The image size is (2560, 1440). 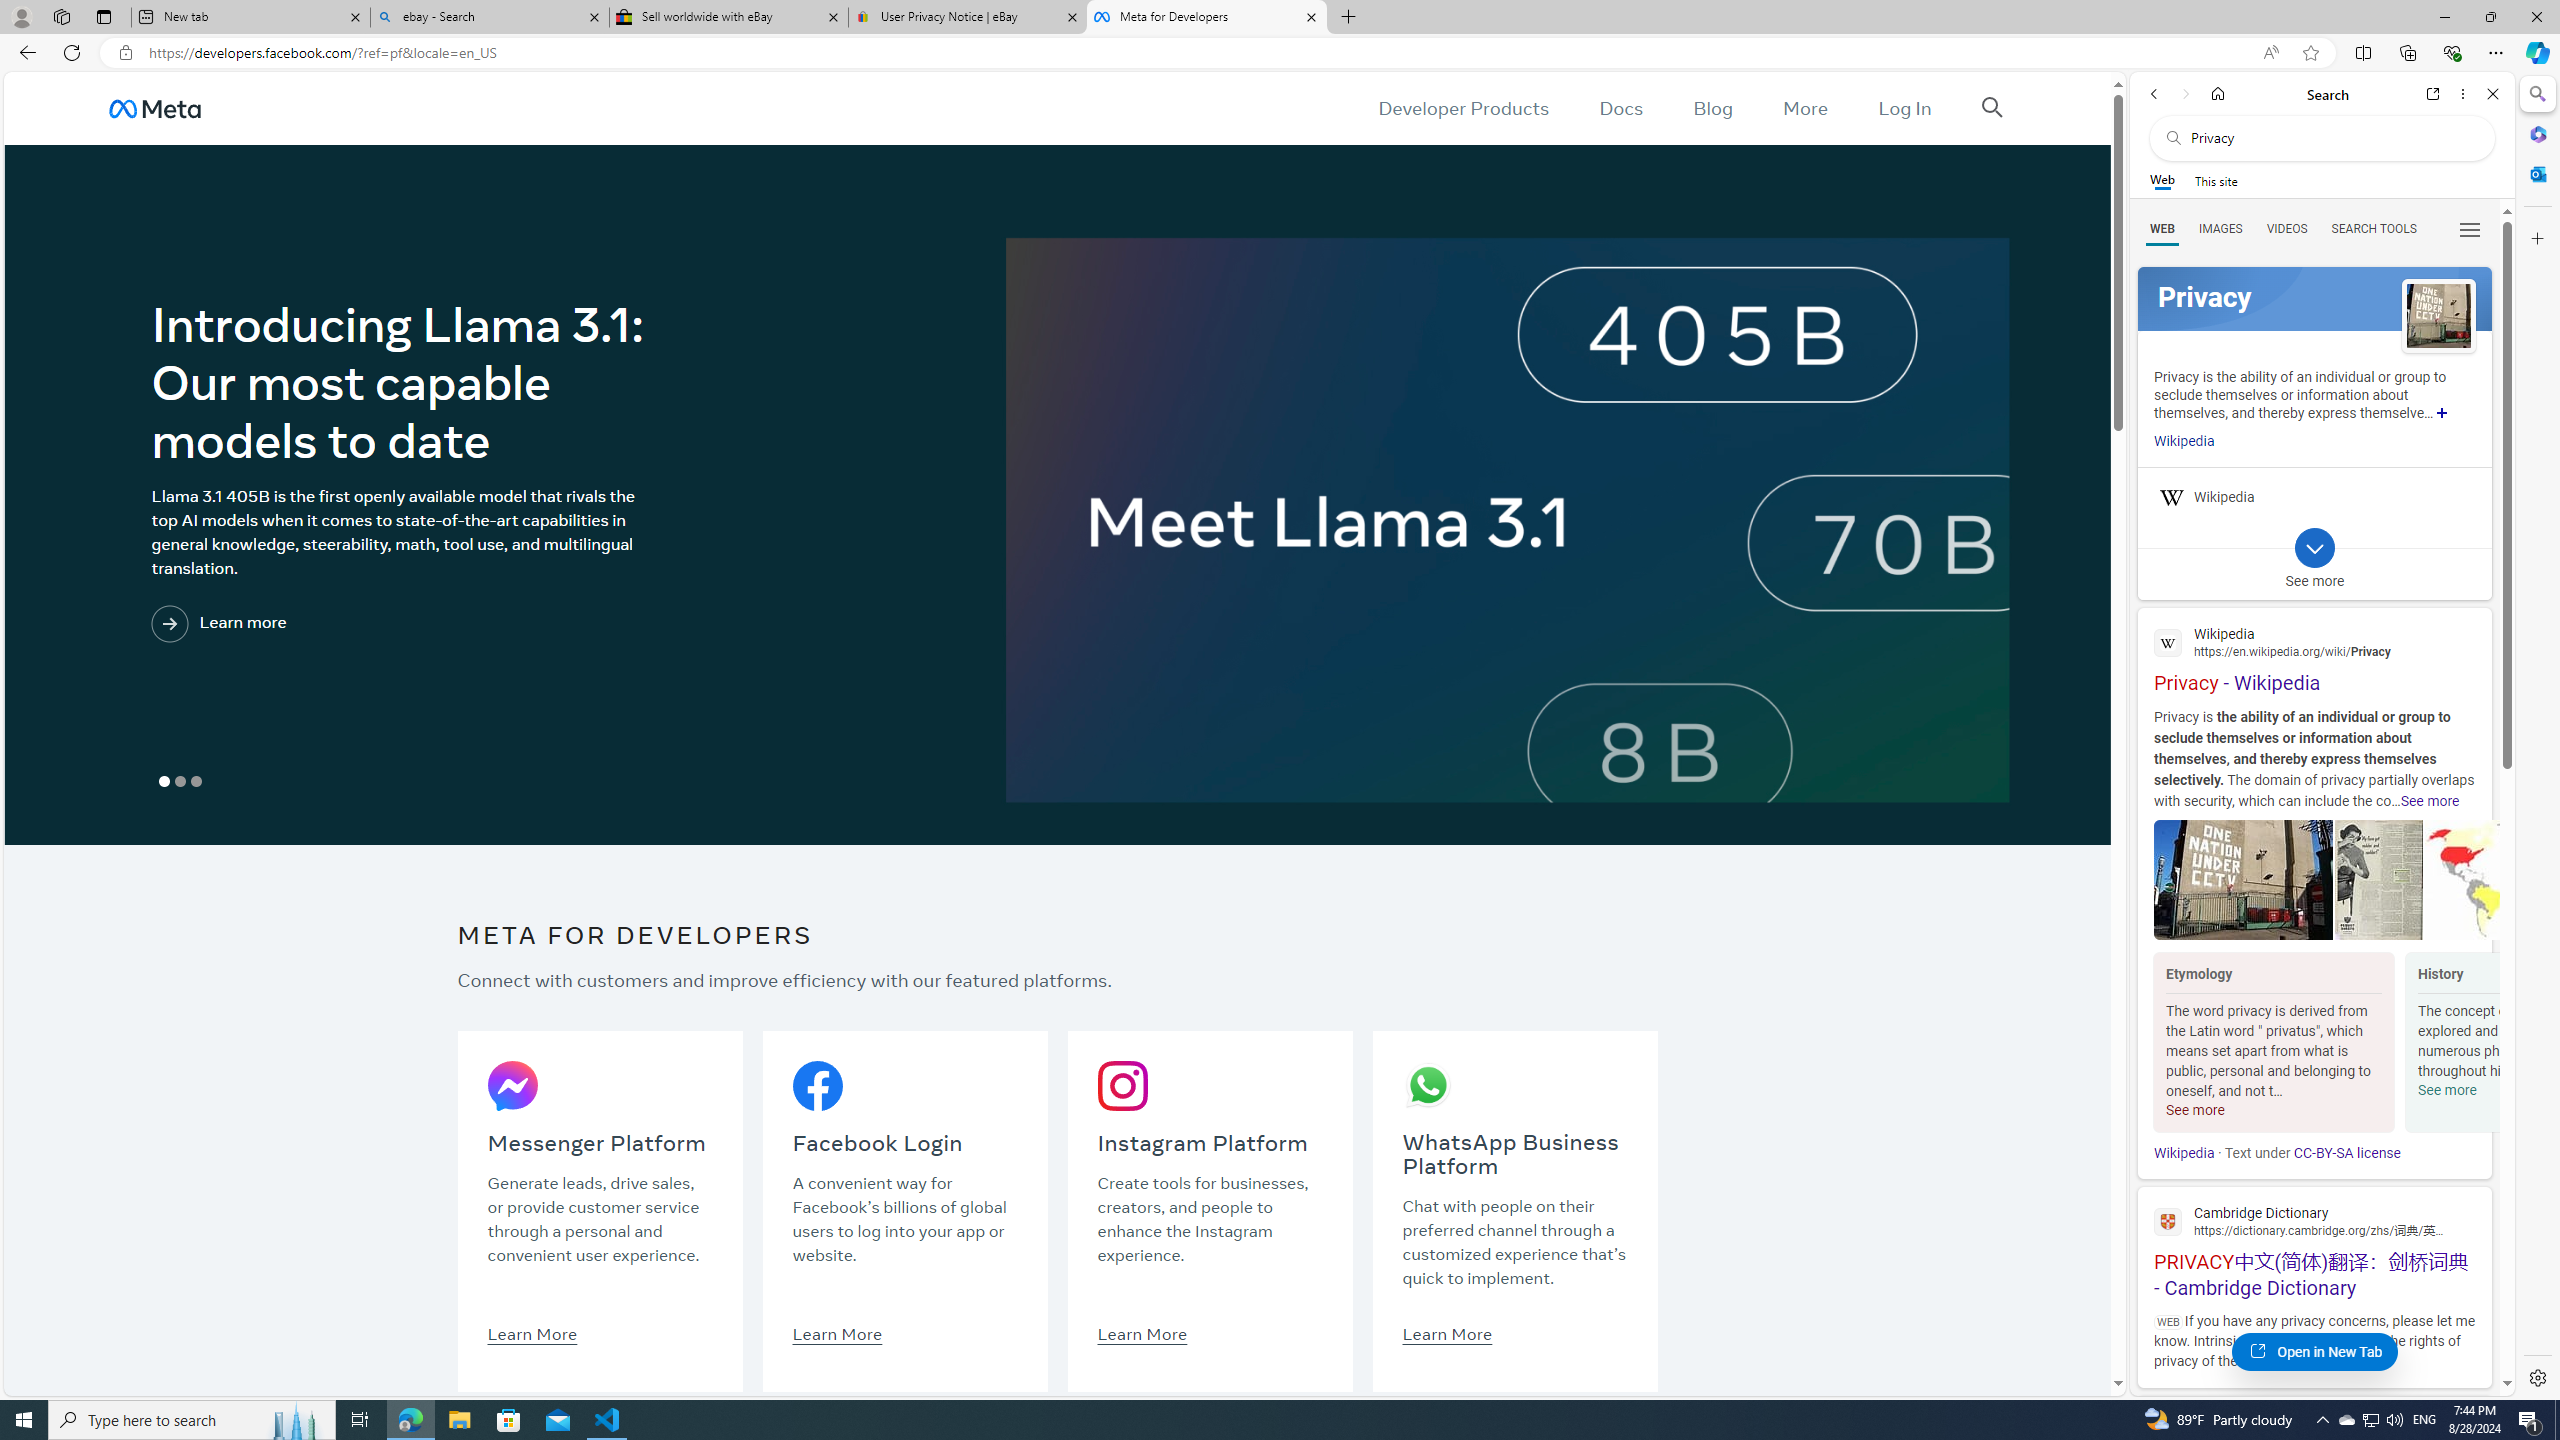 I want to click on 'Web scope', so click(x=2162, y=180).